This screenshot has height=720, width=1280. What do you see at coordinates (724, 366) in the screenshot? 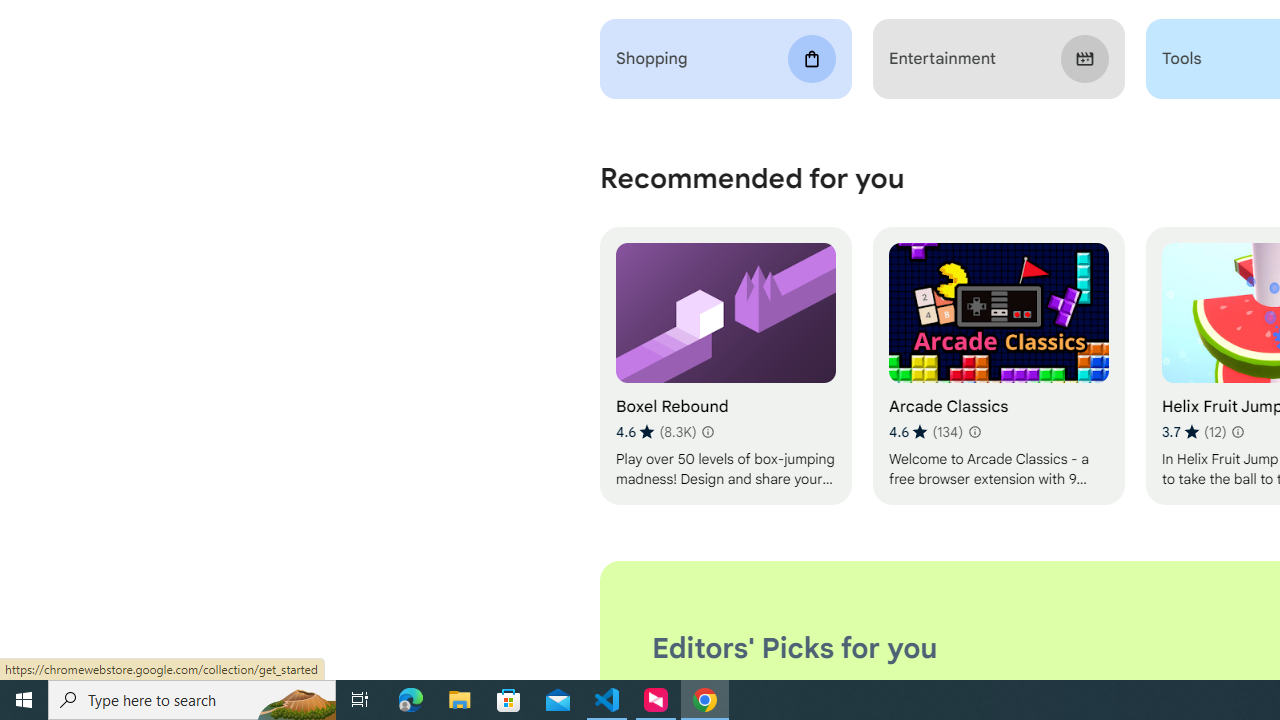
I see `'Boxel Rebound'` at bounding box center [724, 366].